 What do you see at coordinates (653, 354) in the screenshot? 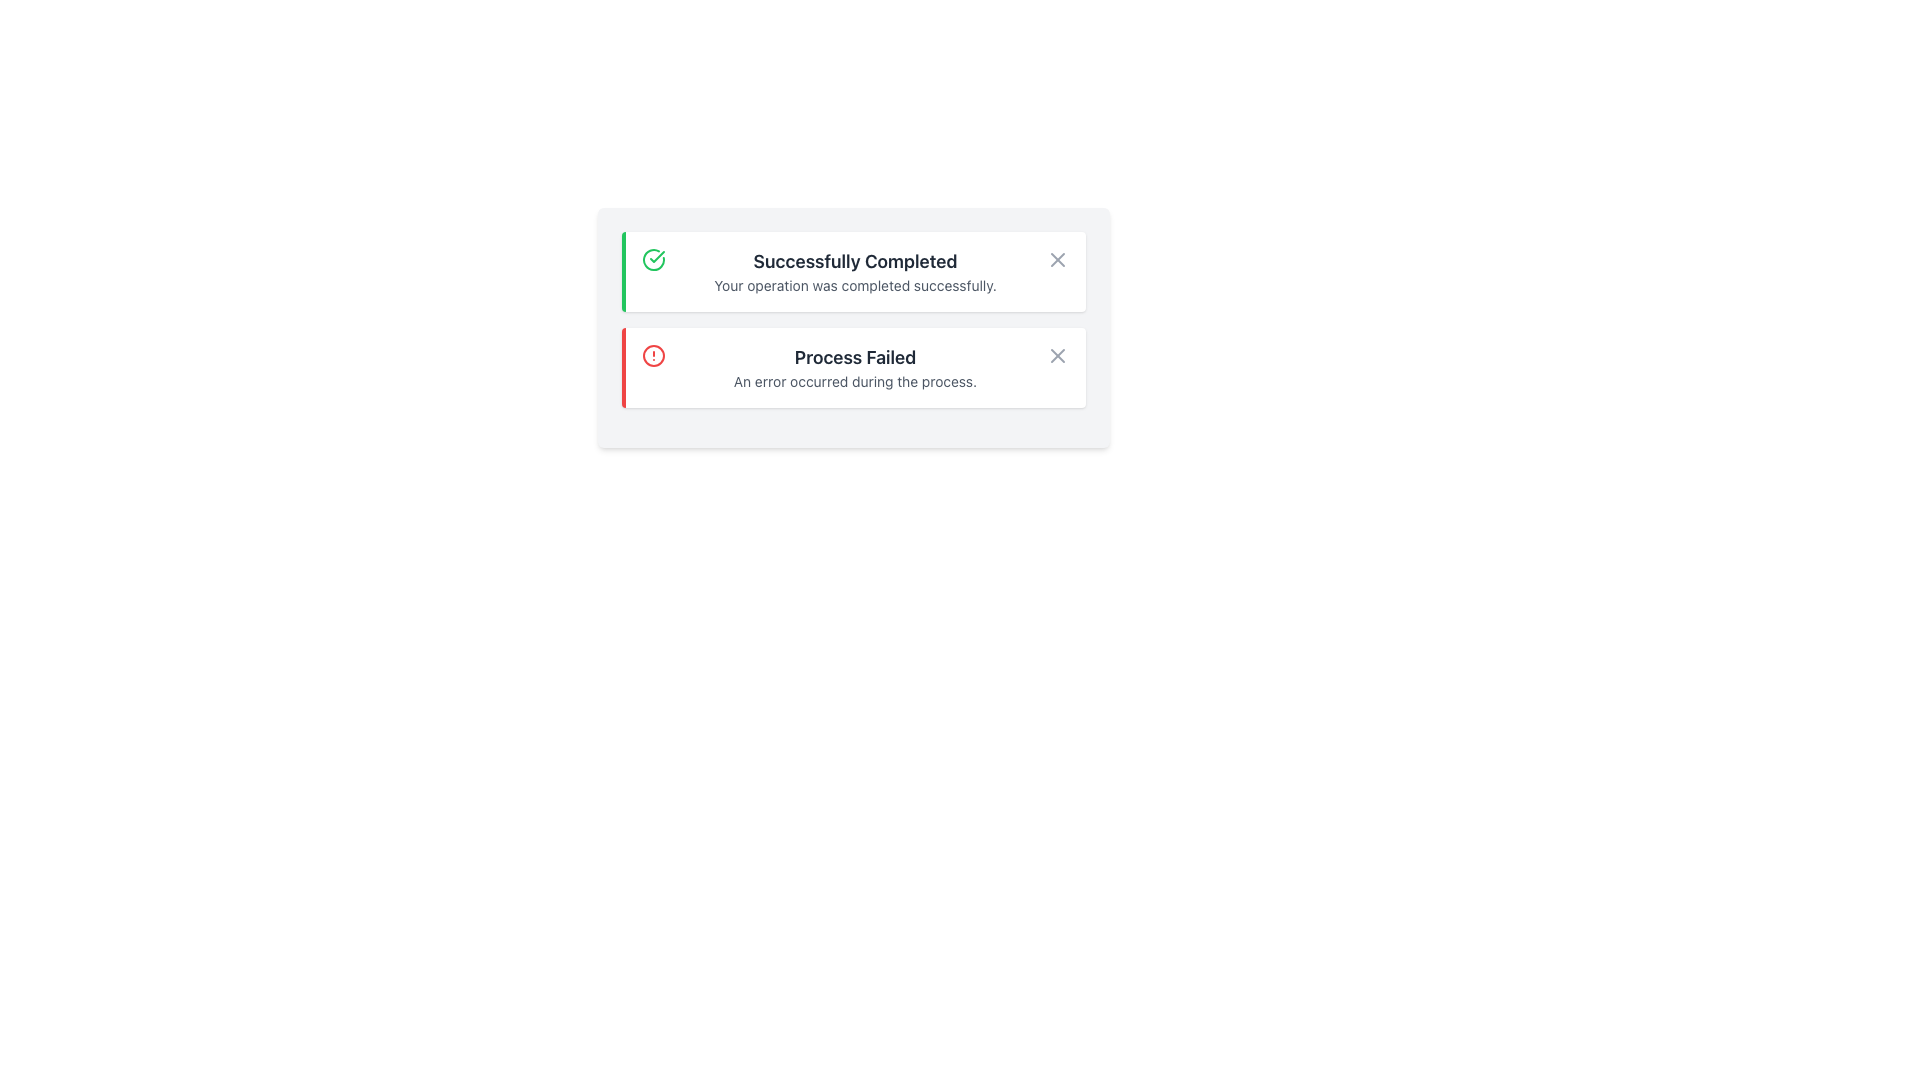
I see `the red circular alert icon within the 'Process Failed' label, which is the second item in a vertical list, to indicate an error or important notice to the user` at bounding box center [653, 354].